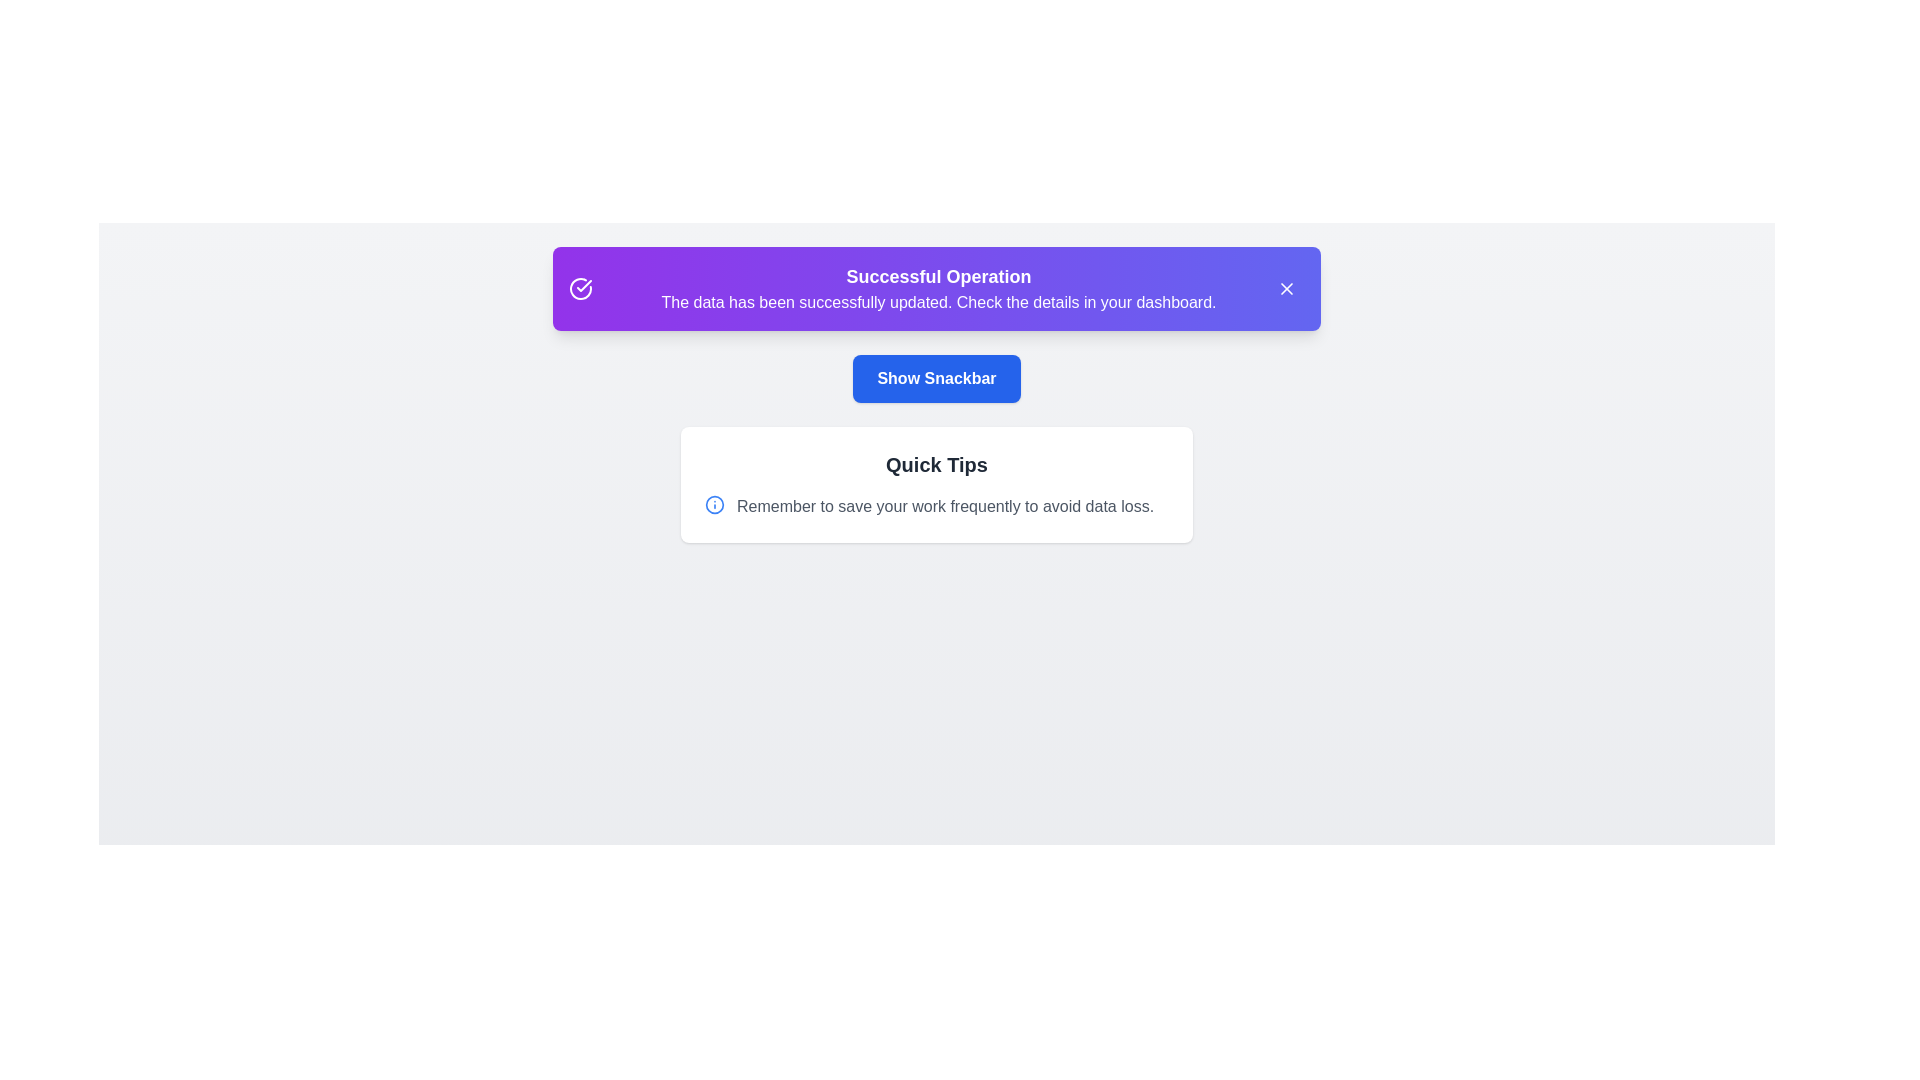 The height and width of the screenshot is (1080, 1920). I want to click on the informational icon in the 'Quick Tips' section, so click(715, 504).